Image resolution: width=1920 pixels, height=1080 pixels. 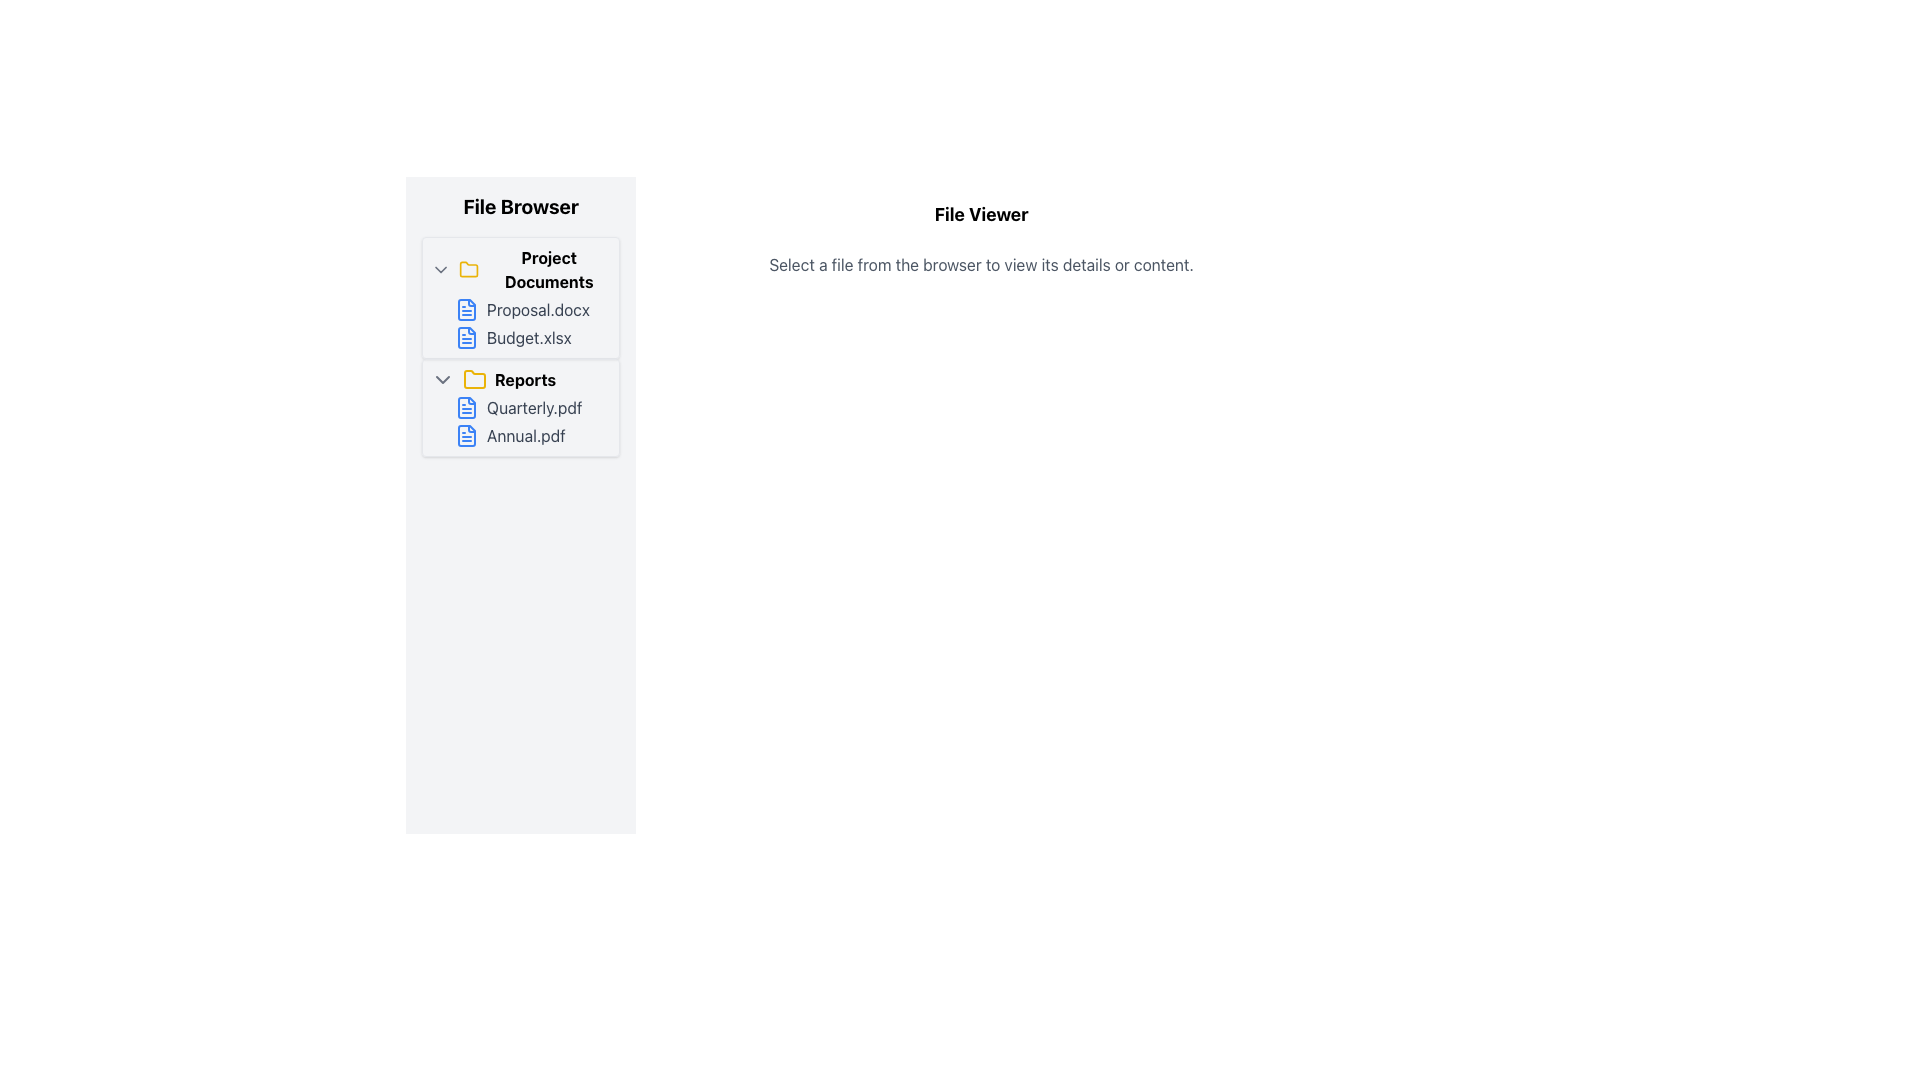 What do you see at coordinates (525, 380) in the screenshot?
I see `the 'Reports' text label` at bounding box center [525, 380].